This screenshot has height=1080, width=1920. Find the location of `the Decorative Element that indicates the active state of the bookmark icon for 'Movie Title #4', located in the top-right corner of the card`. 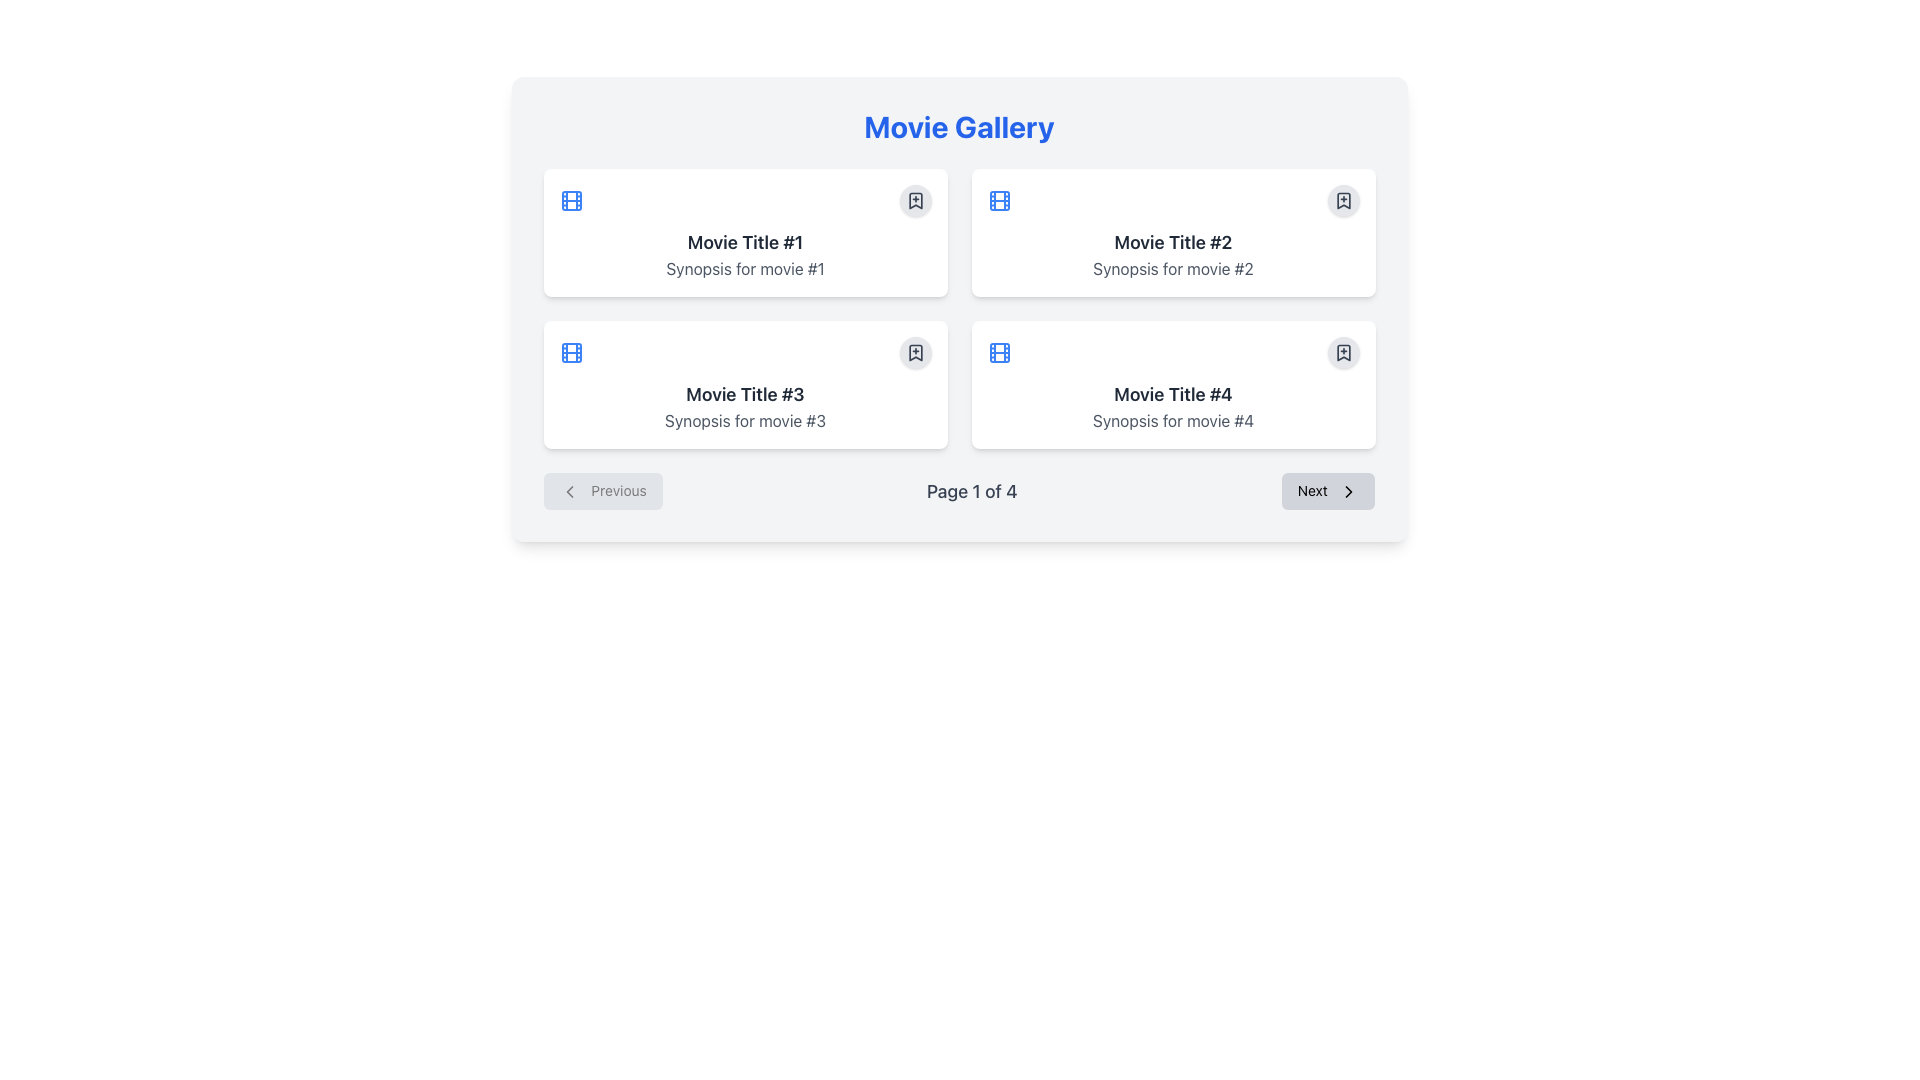

the Decorative Element that indicates the active state of the bookmark icon for 'Movie Title #4', located in the top-right corner of the card is located at coordinates (1343, 352).